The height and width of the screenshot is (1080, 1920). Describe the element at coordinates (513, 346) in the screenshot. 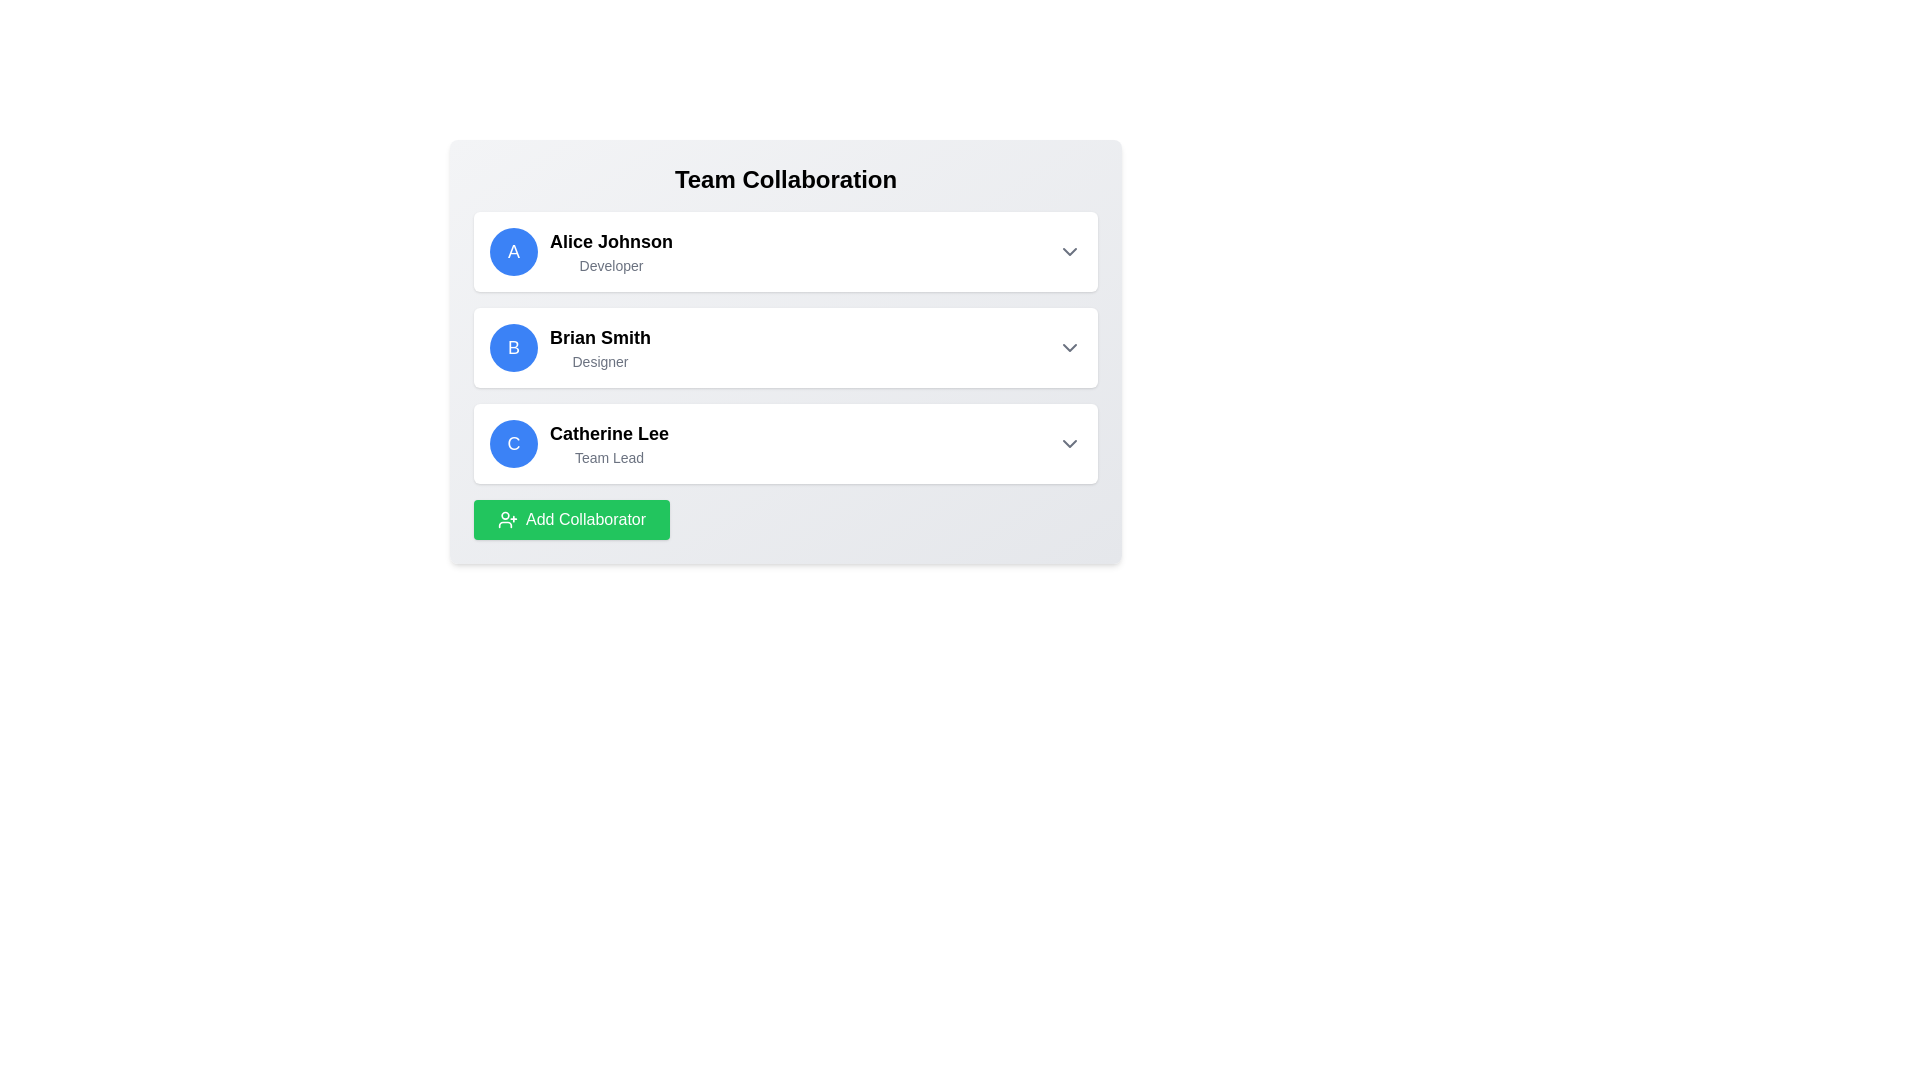

I see `the circular avatar with a blue background and a white letter 'B'` at that location.